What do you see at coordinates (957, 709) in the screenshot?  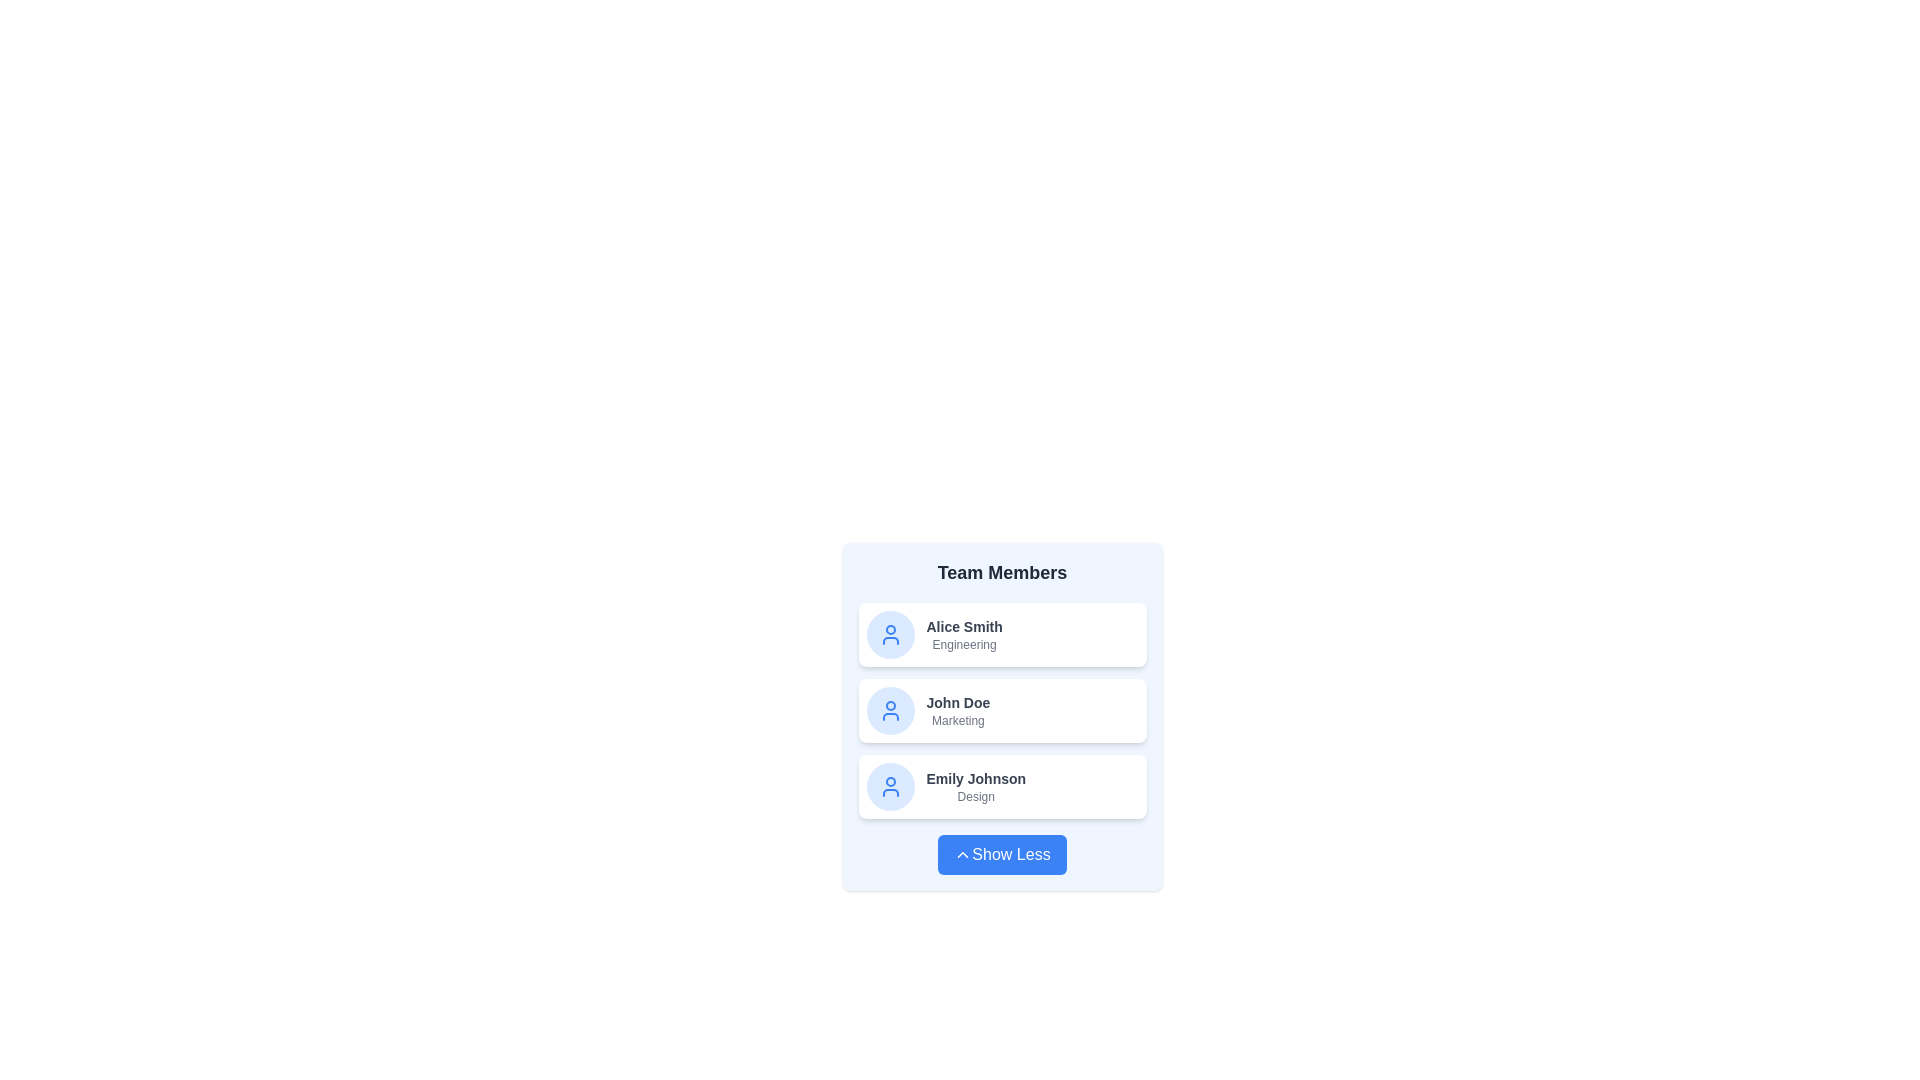 I see `the Text Display element that shows 'John Doe' in bold and 'Marketing' below it, located in the second card of the 'Team Members' section` at bounding box center [957, 709].